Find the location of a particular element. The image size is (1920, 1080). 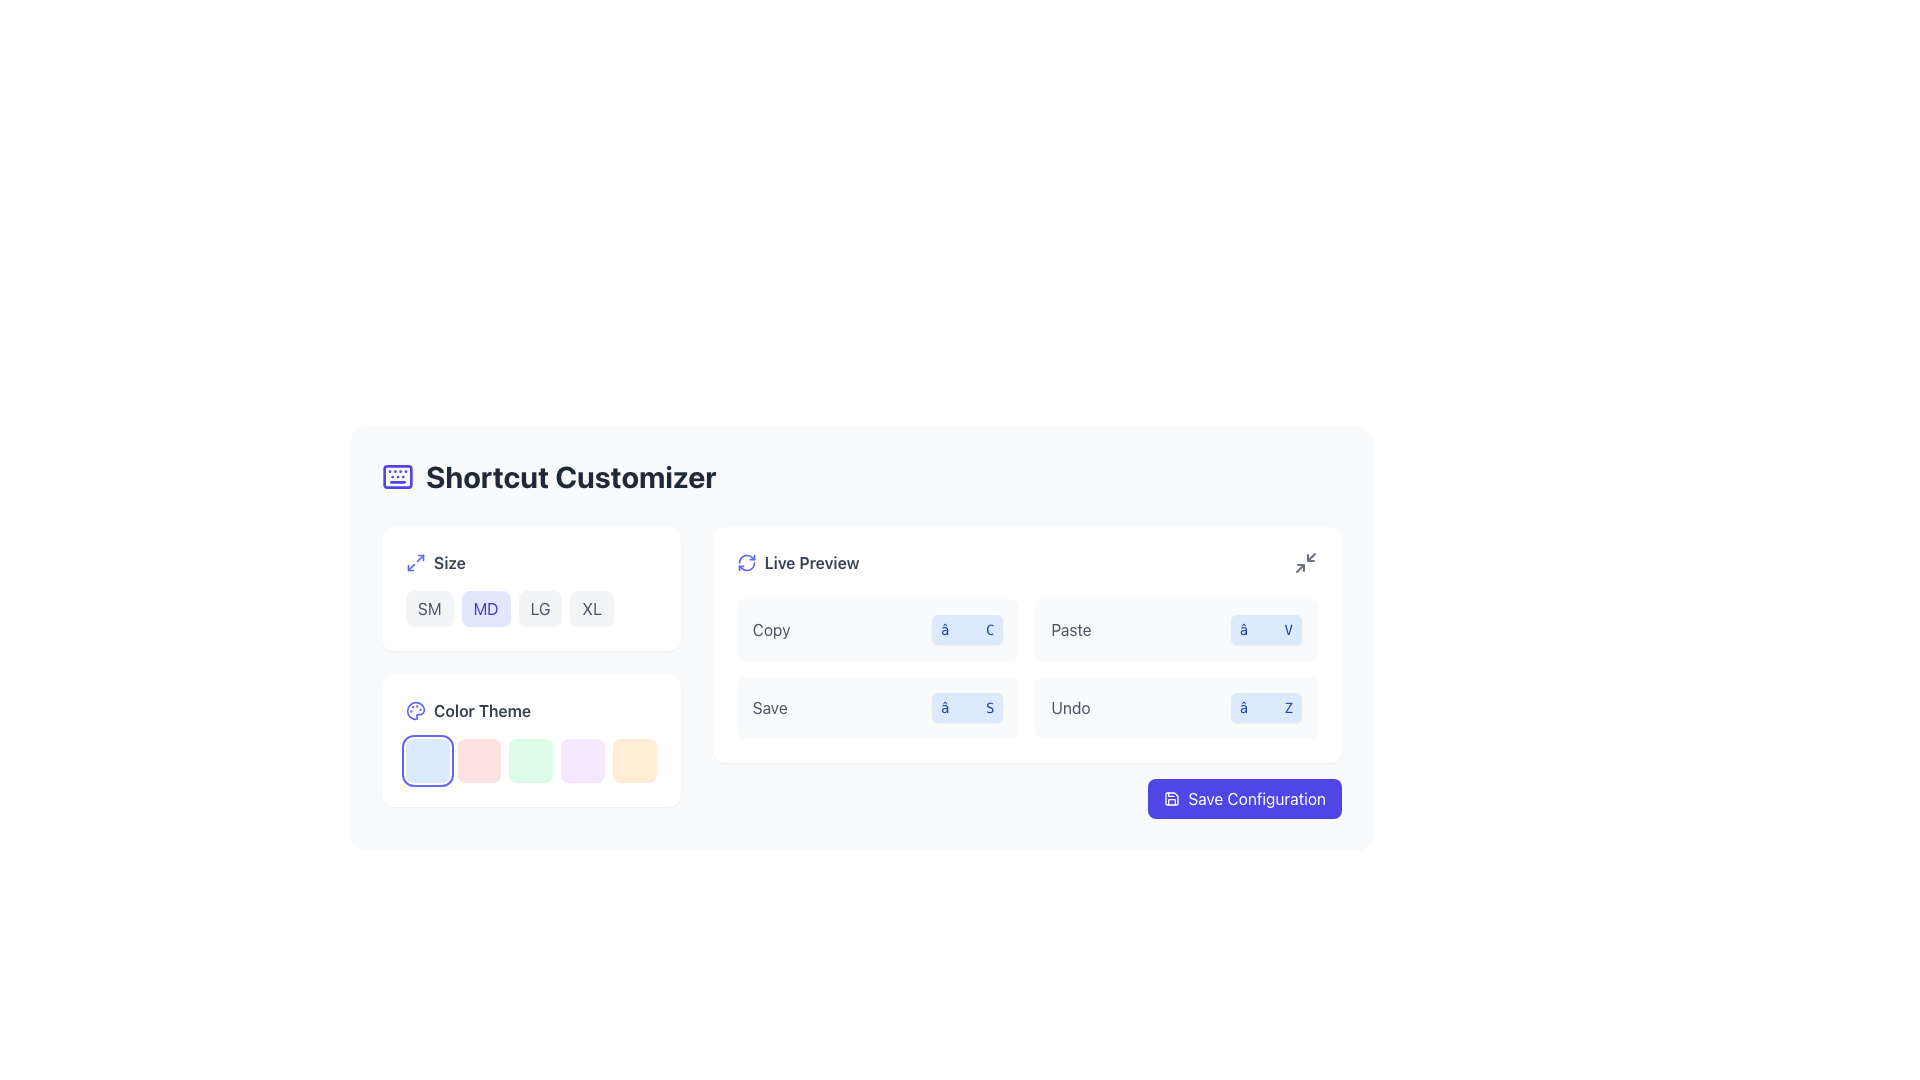

the curved line that forms the bottom-right segment of the refresh icon in the application's header bar is located at coordinates (745, 566).